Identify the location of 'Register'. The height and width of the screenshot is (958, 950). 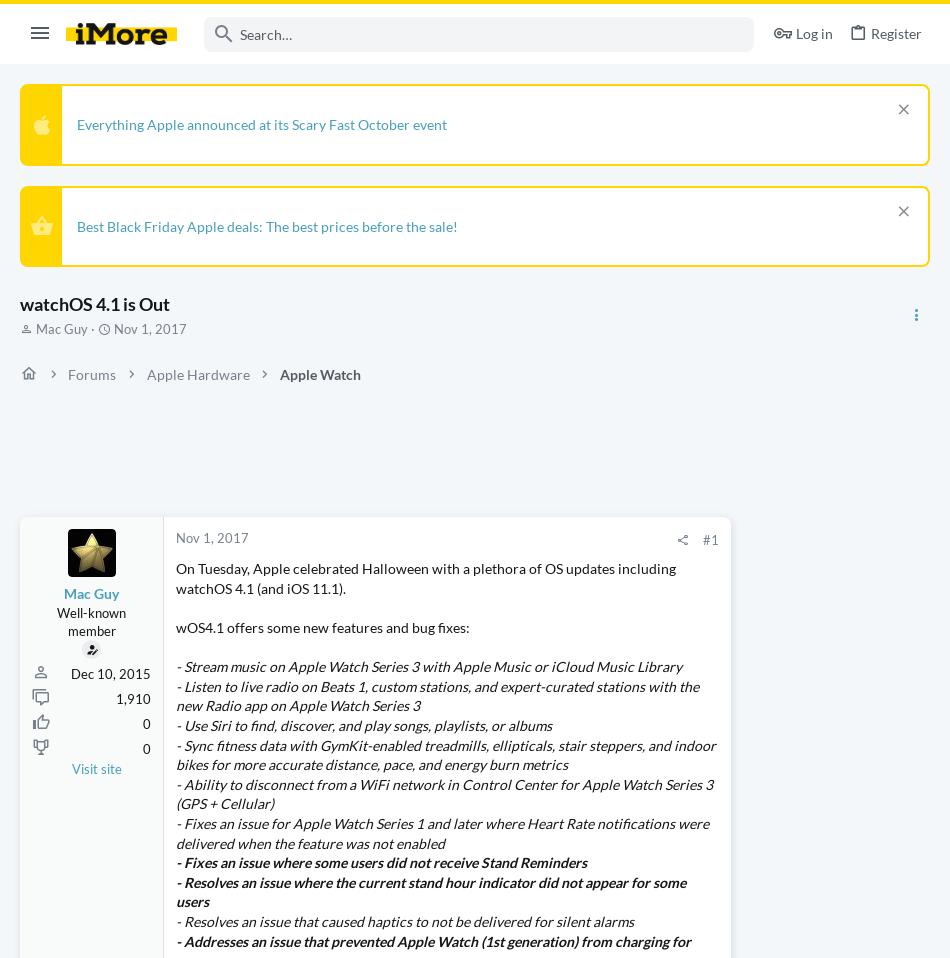
(895, 32).